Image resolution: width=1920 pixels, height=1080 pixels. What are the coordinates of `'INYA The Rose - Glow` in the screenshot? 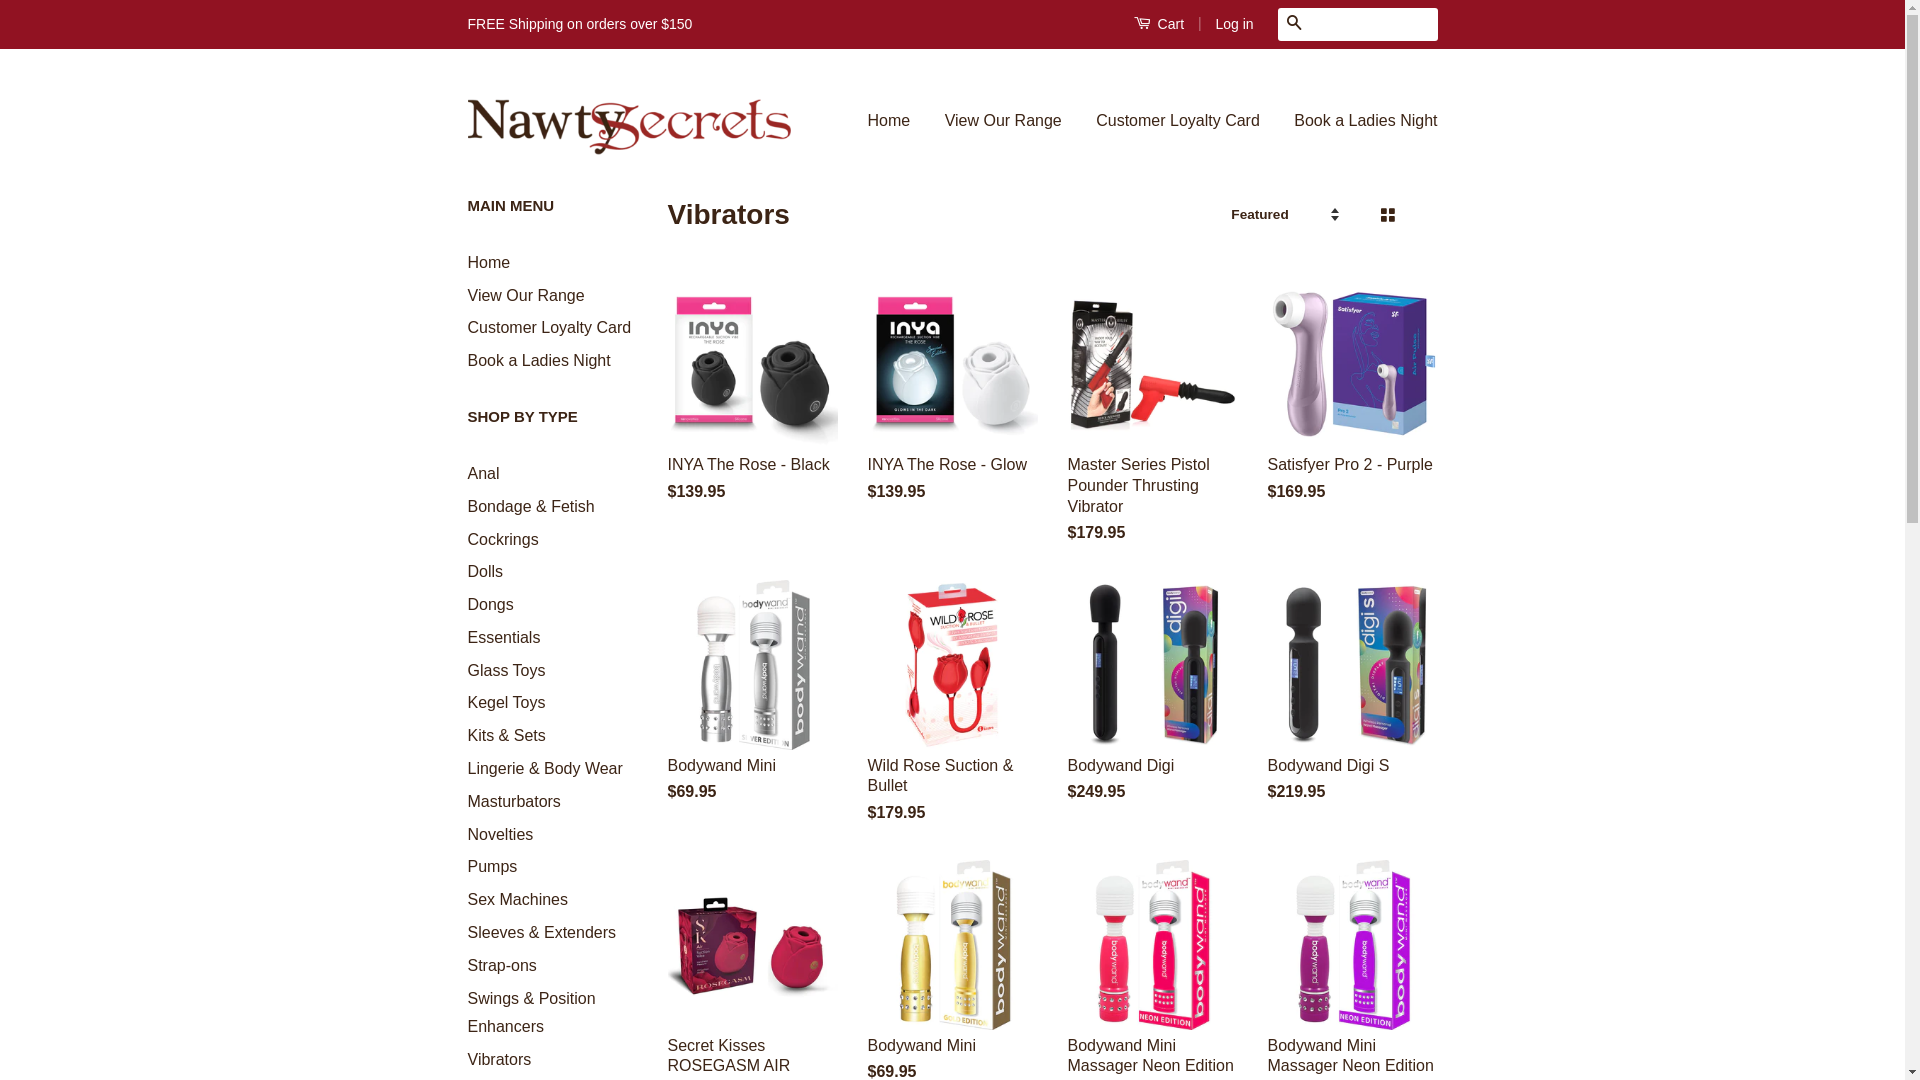 It's located at (868, 407).